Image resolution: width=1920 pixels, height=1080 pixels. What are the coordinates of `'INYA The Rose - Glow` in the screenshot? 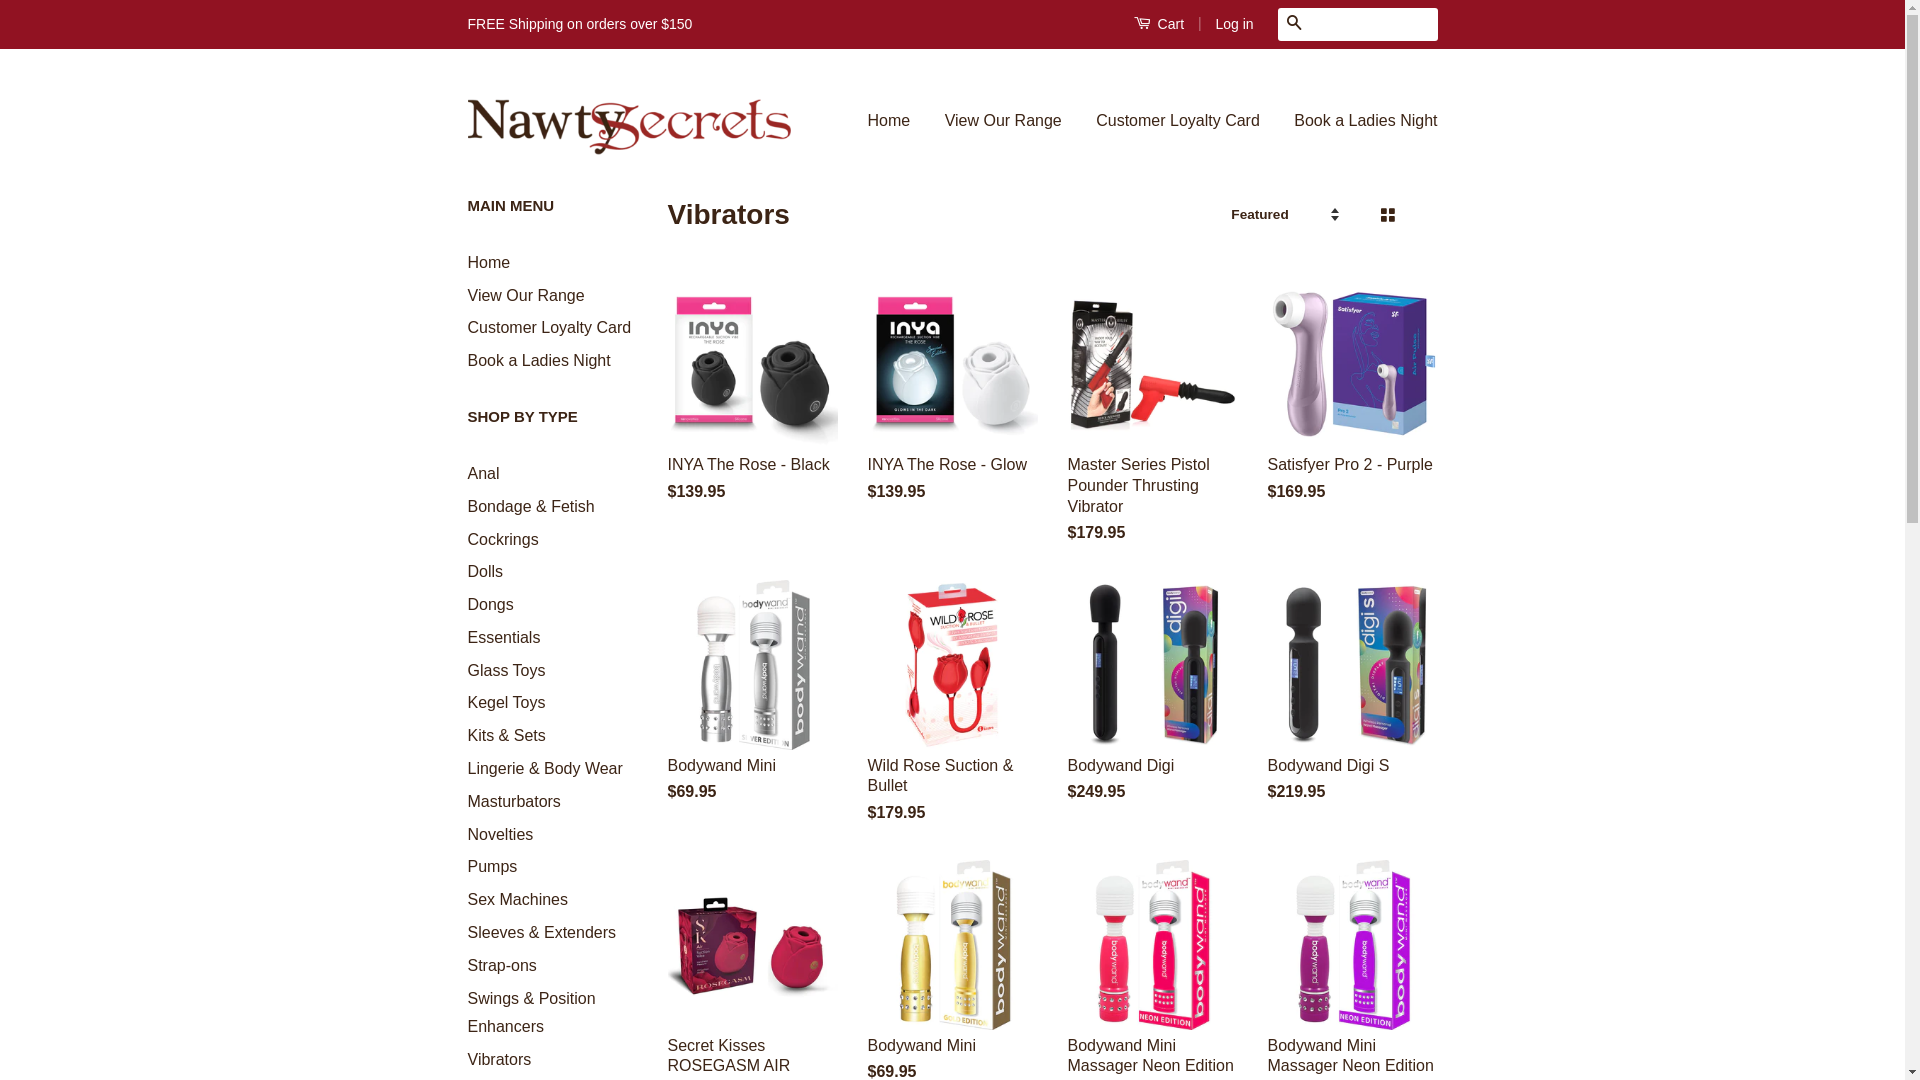 It's located at (868, 407).